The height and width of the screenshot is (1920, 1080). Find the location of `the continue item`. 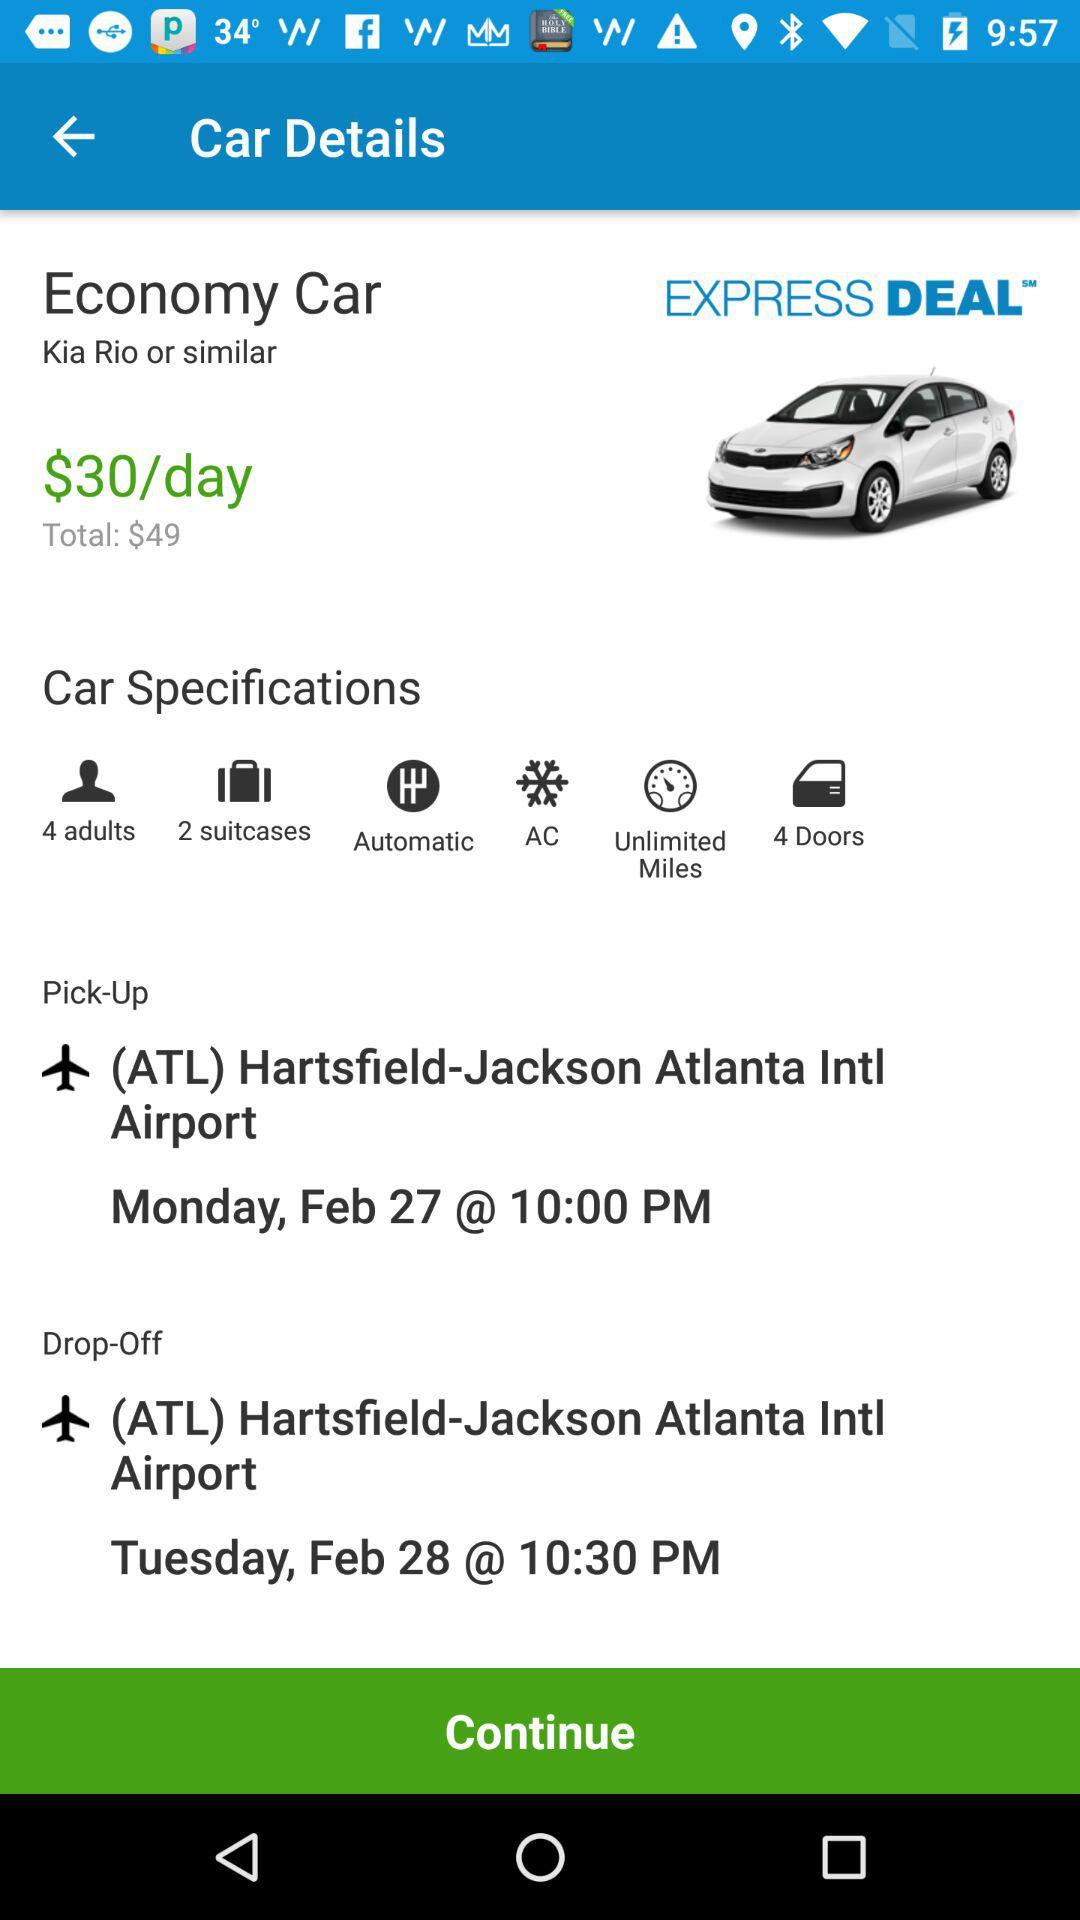

the continue item is located at coordinates (540, 1730).